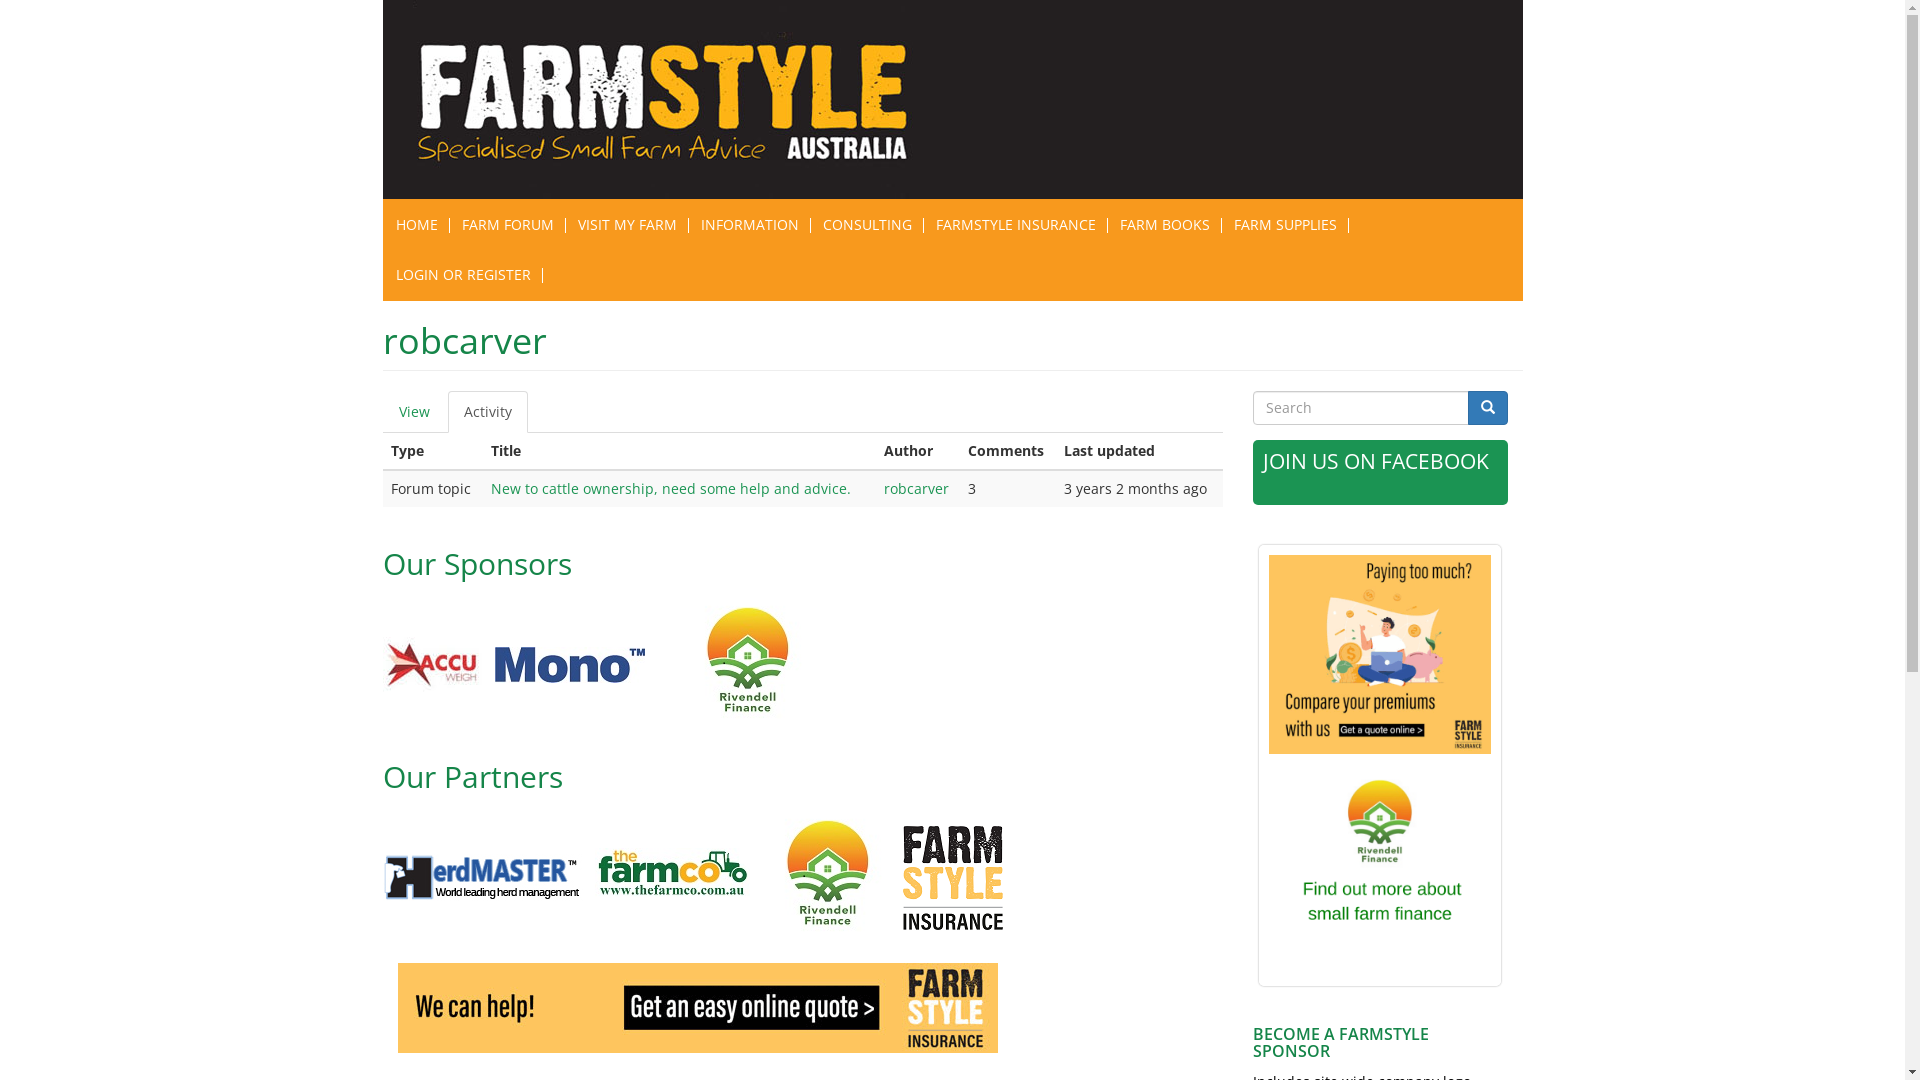  Describe the element at coordinates (462, 274) in the screenshot. I see `'LOGIN OR REGISTER'` at that location.